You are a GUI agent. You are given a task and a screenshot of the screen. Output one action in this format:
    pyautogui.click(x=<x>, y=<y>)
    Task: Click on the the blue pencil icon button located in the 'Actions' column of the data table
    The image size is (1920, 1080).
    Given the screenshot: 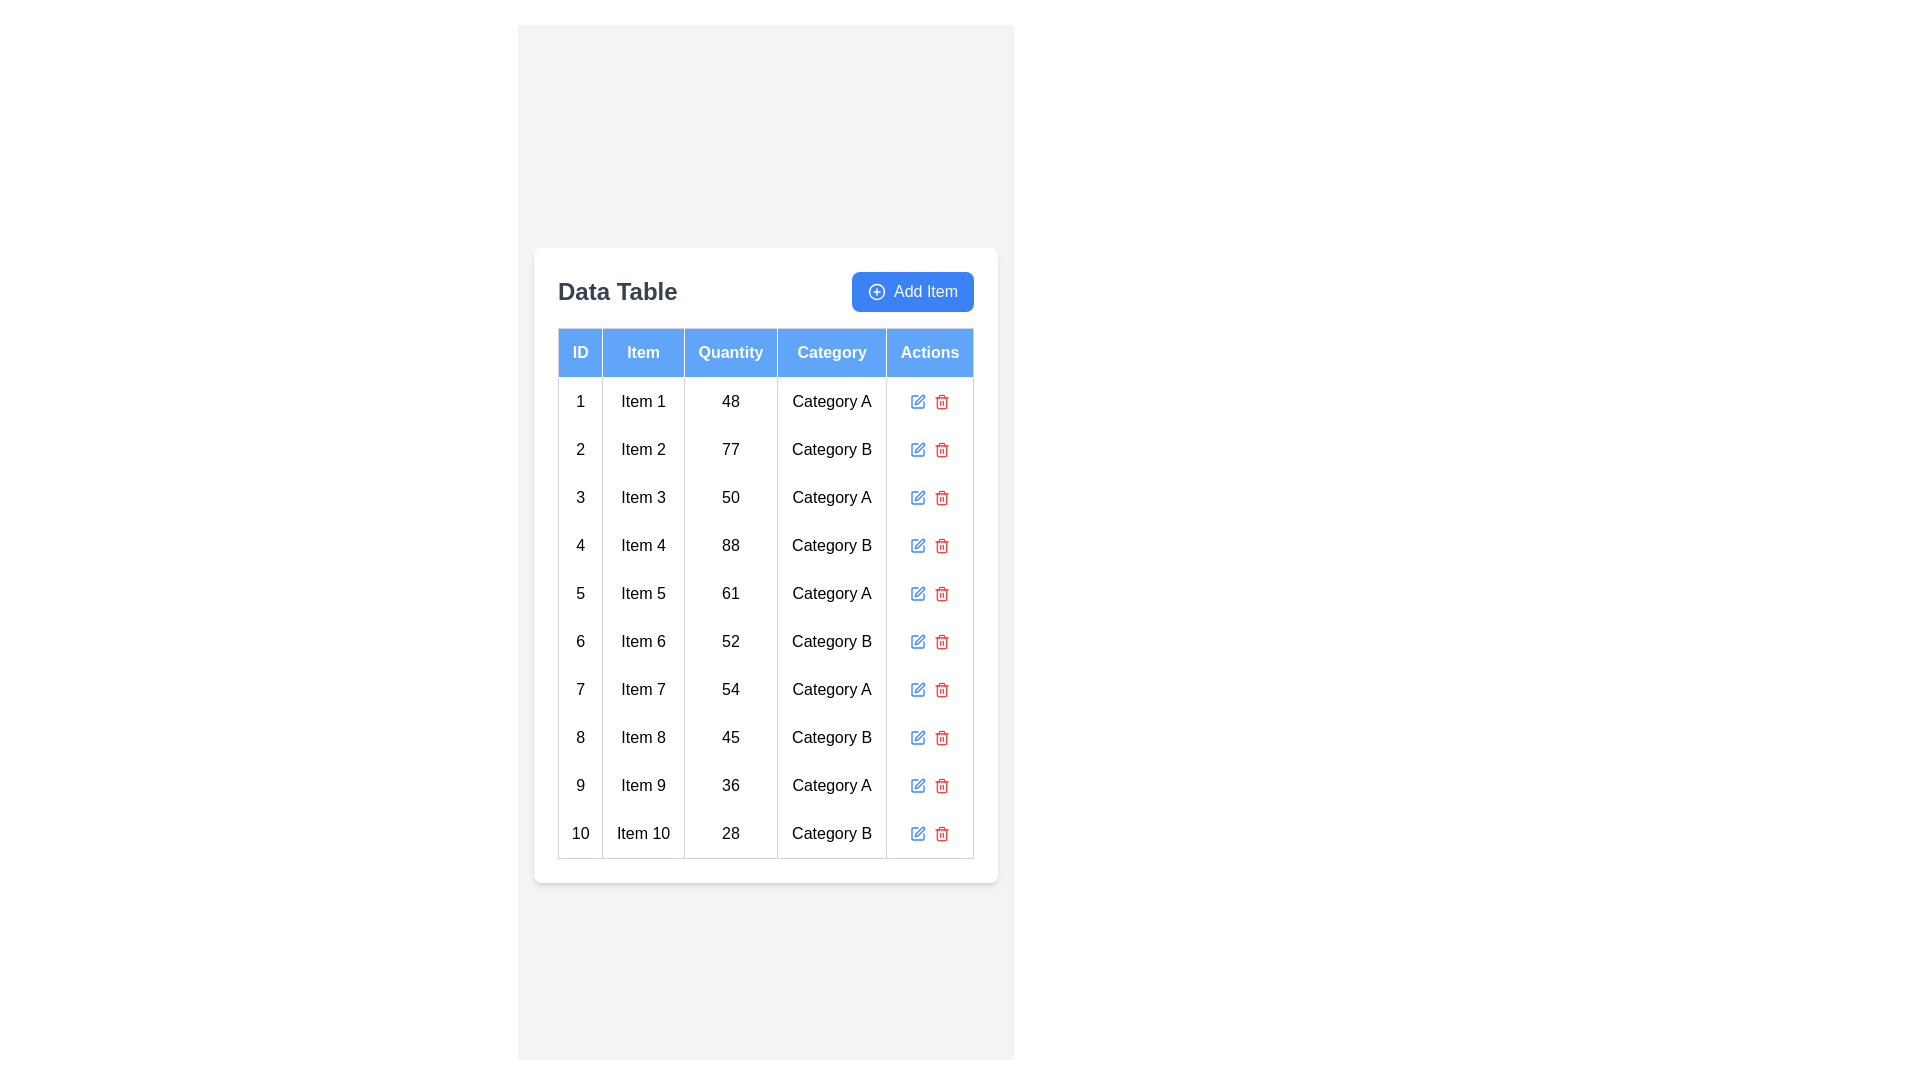 What is the action you would take?
    pyautogui.click(x=917, y=496)
    